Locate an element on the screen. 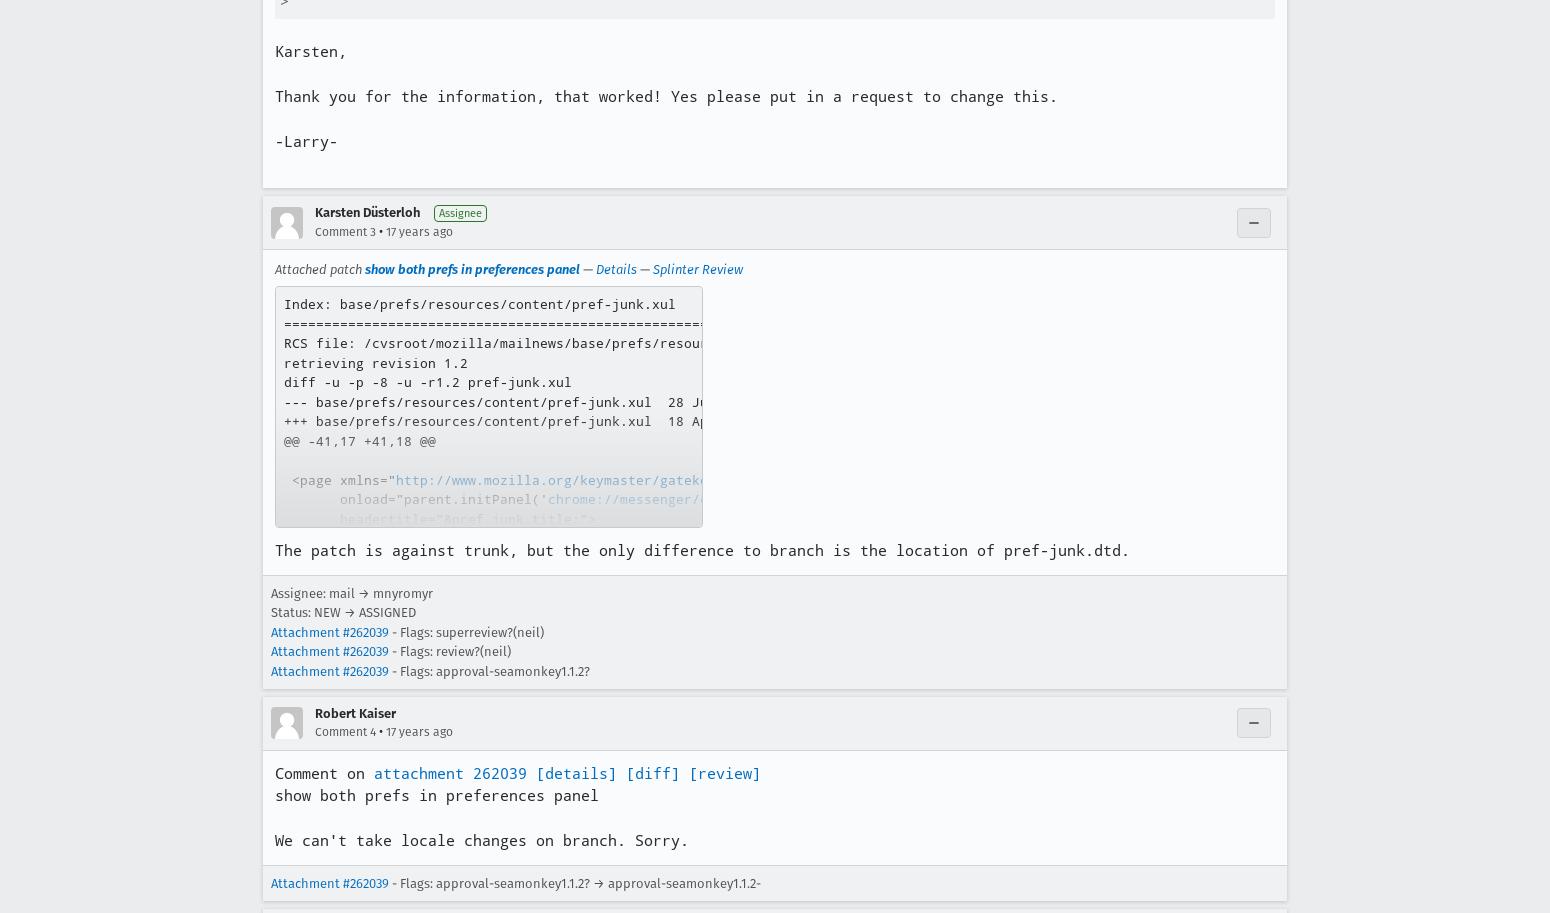 This screenshot has width=1550, height=913. '+++ base/prefs/resources/content/pref-junk.xul	18 Apr 2007 21:47:13 -0000' is located at coordinates (580, 421).